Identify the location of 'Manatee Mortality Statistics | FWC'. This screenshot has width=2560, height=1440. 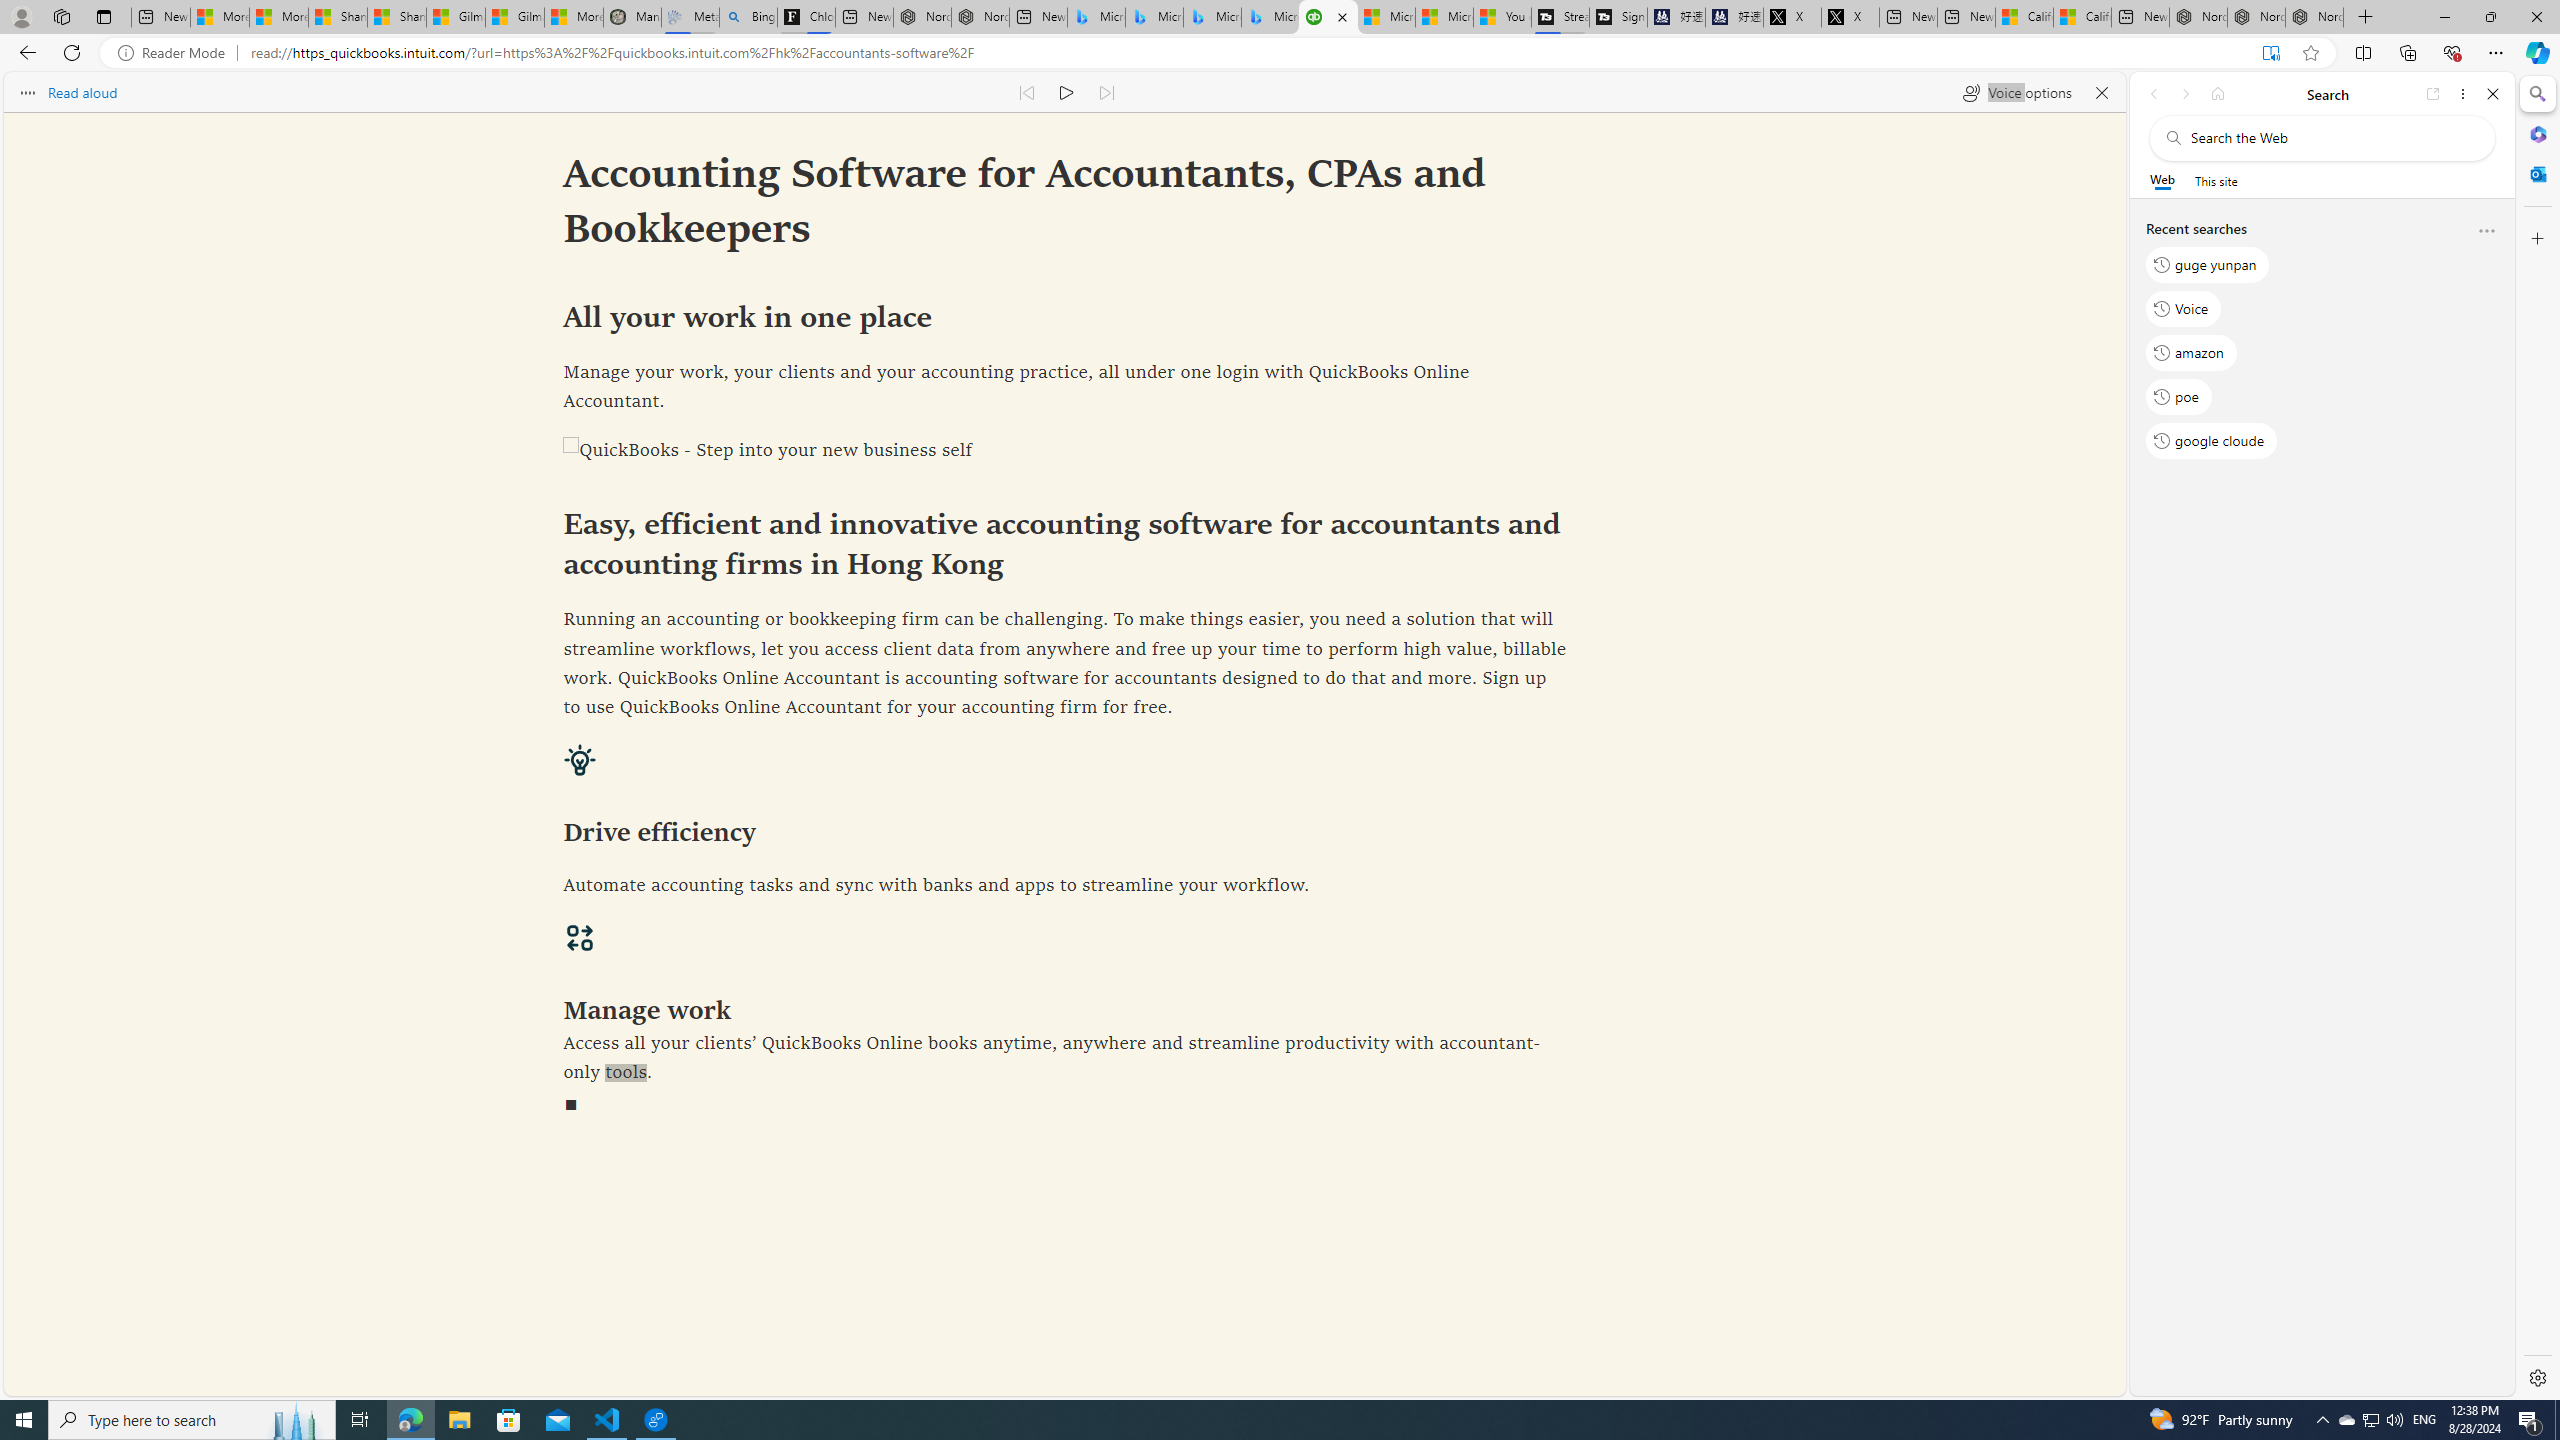
(631, 16).